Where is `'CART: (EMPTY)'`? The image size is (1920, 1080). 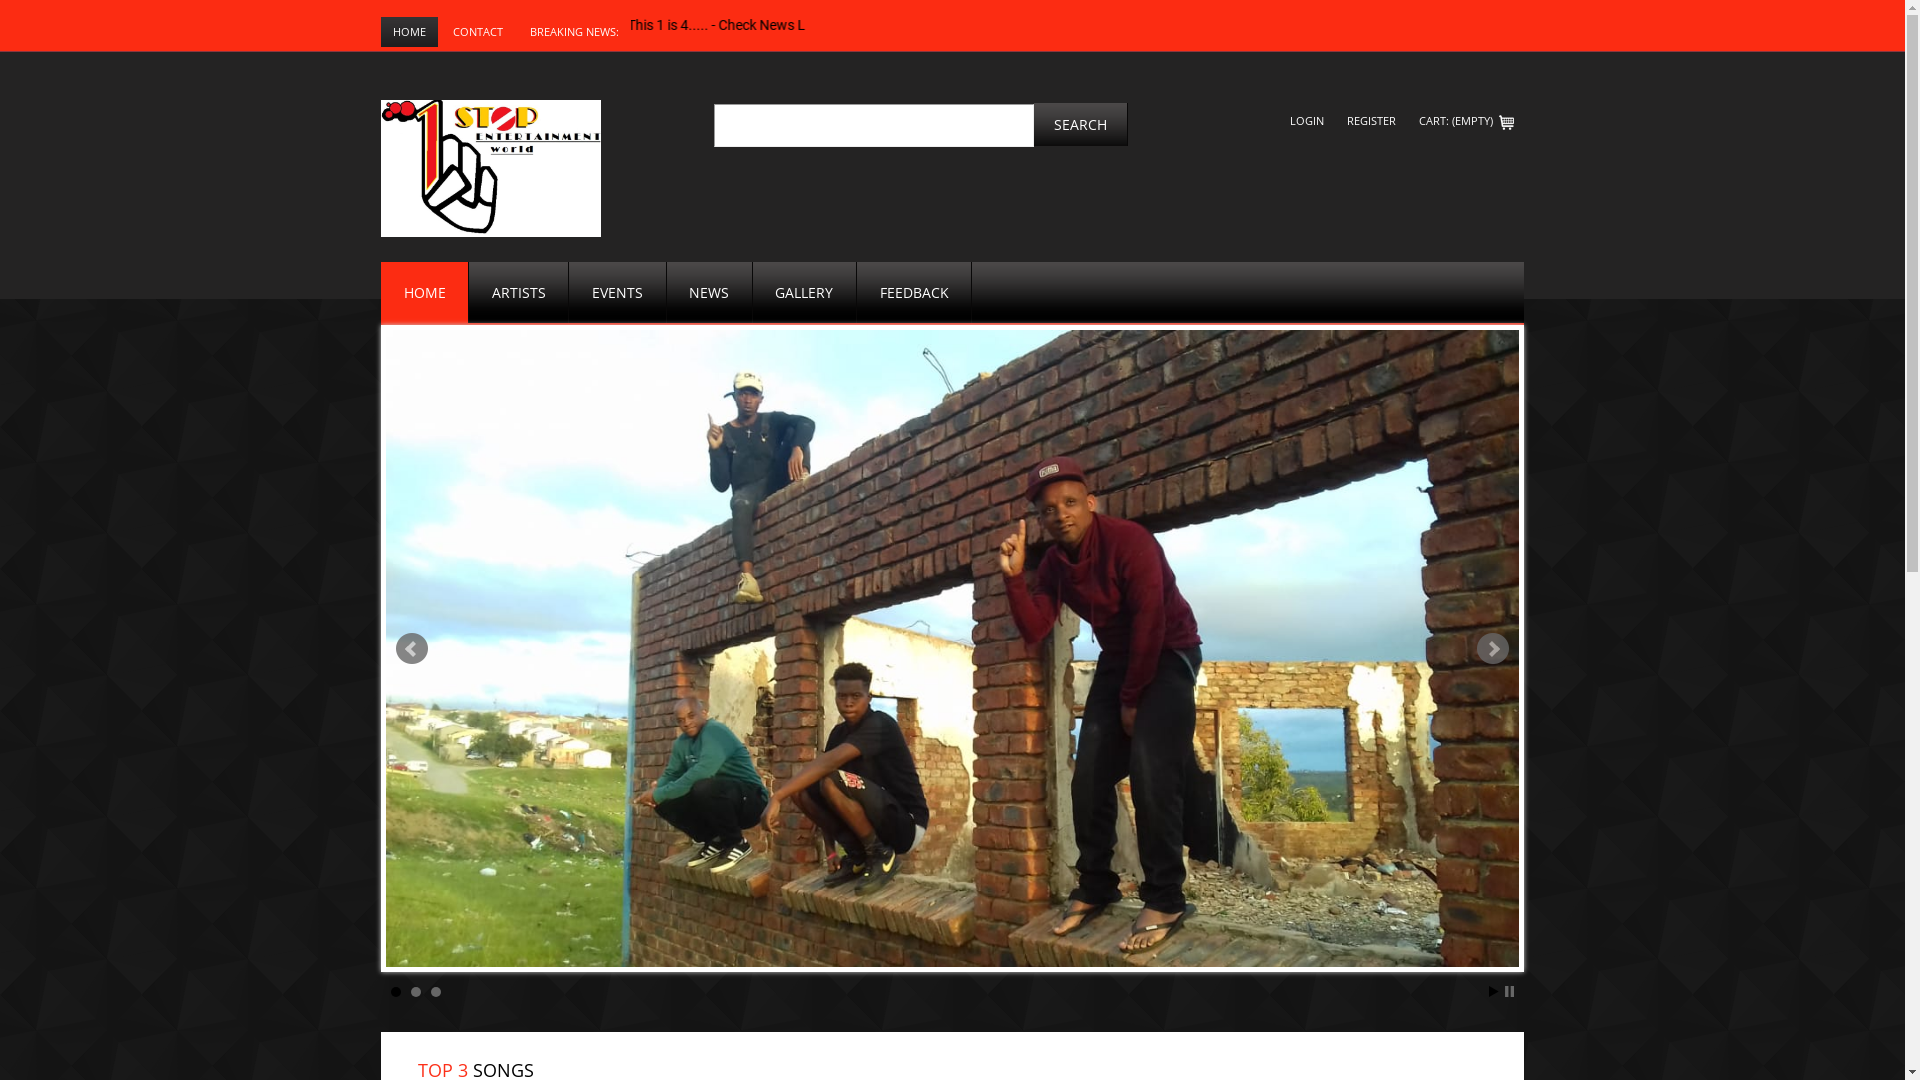
'CART: (EMPTY)' is located at coordinates (1466, 120).